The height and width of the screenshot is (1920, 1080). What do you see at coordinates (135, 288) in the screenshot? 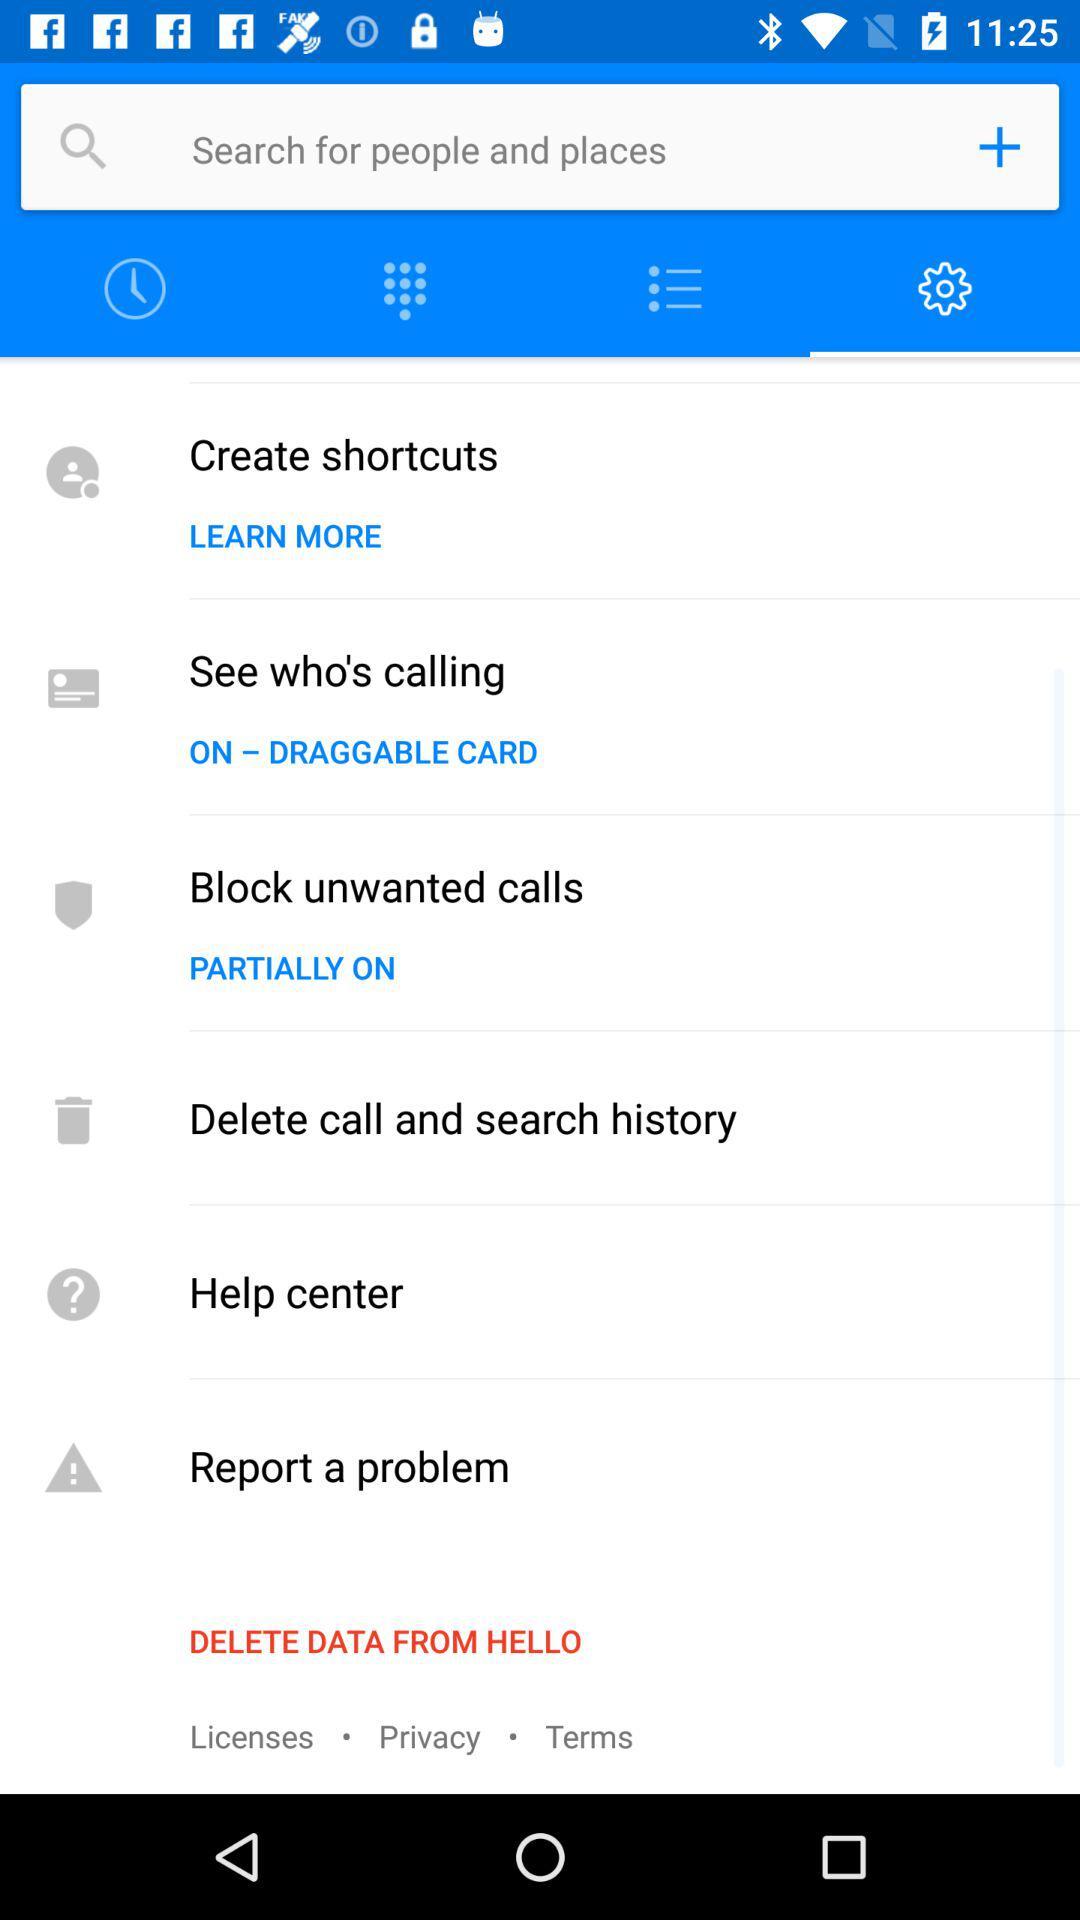
I see `fix the time schedule` at bounding box center [135, 288].